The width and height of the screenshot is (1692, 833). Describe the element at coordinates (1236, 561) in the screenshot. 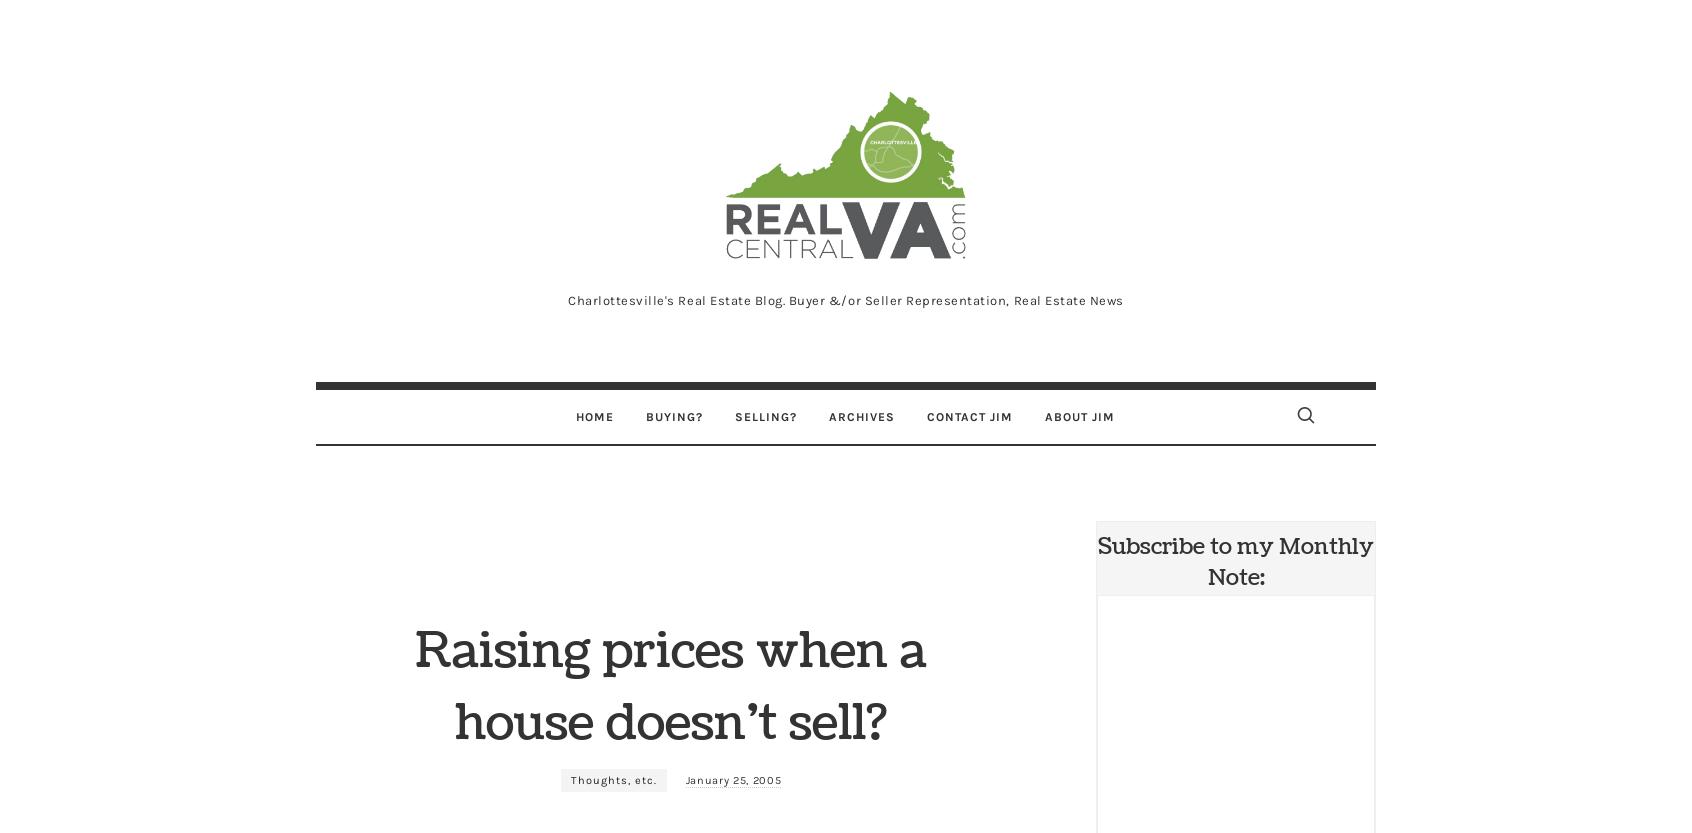

I see `'Subscribe to my Monthly Note:'` at that location.